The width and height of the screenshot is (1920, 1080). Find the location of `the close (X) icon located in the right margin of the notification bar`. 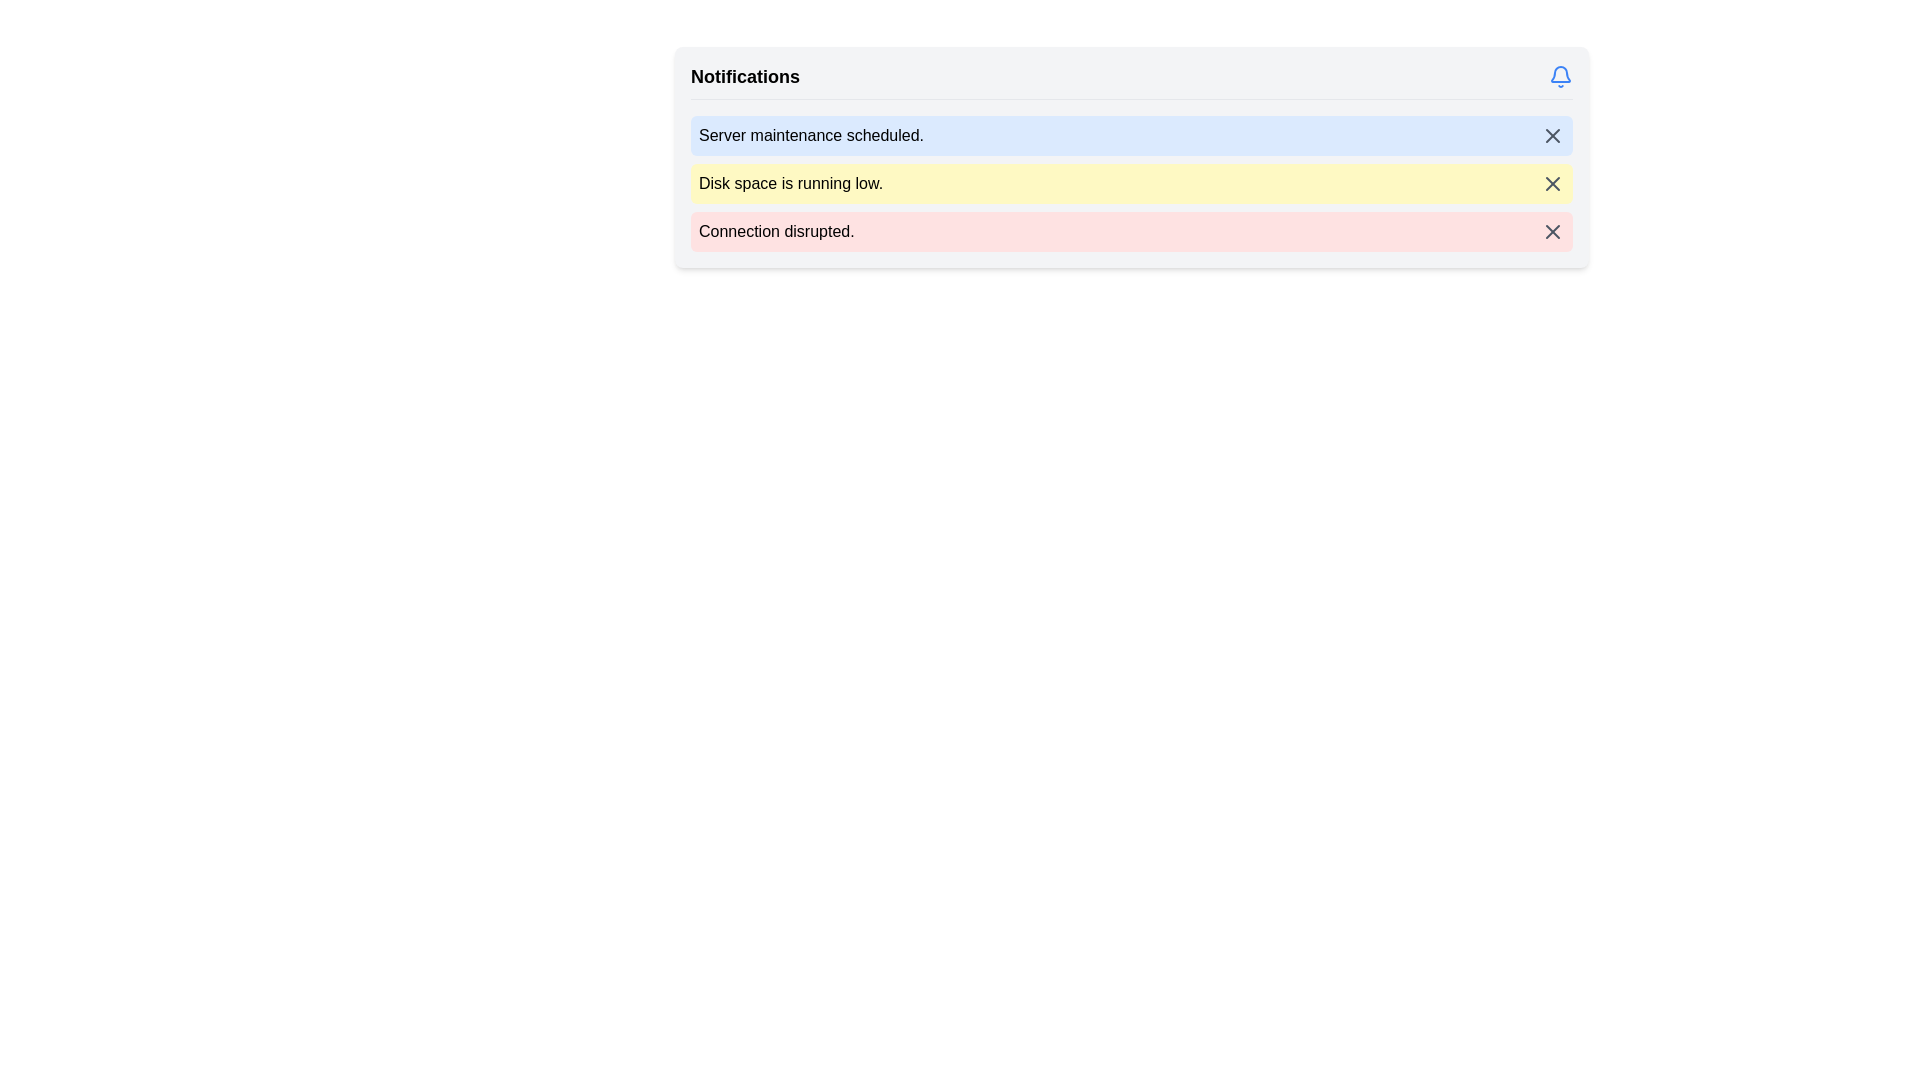

the close (X) icon located in the right margin of the notification bar is located at coordinates (1552, 184).